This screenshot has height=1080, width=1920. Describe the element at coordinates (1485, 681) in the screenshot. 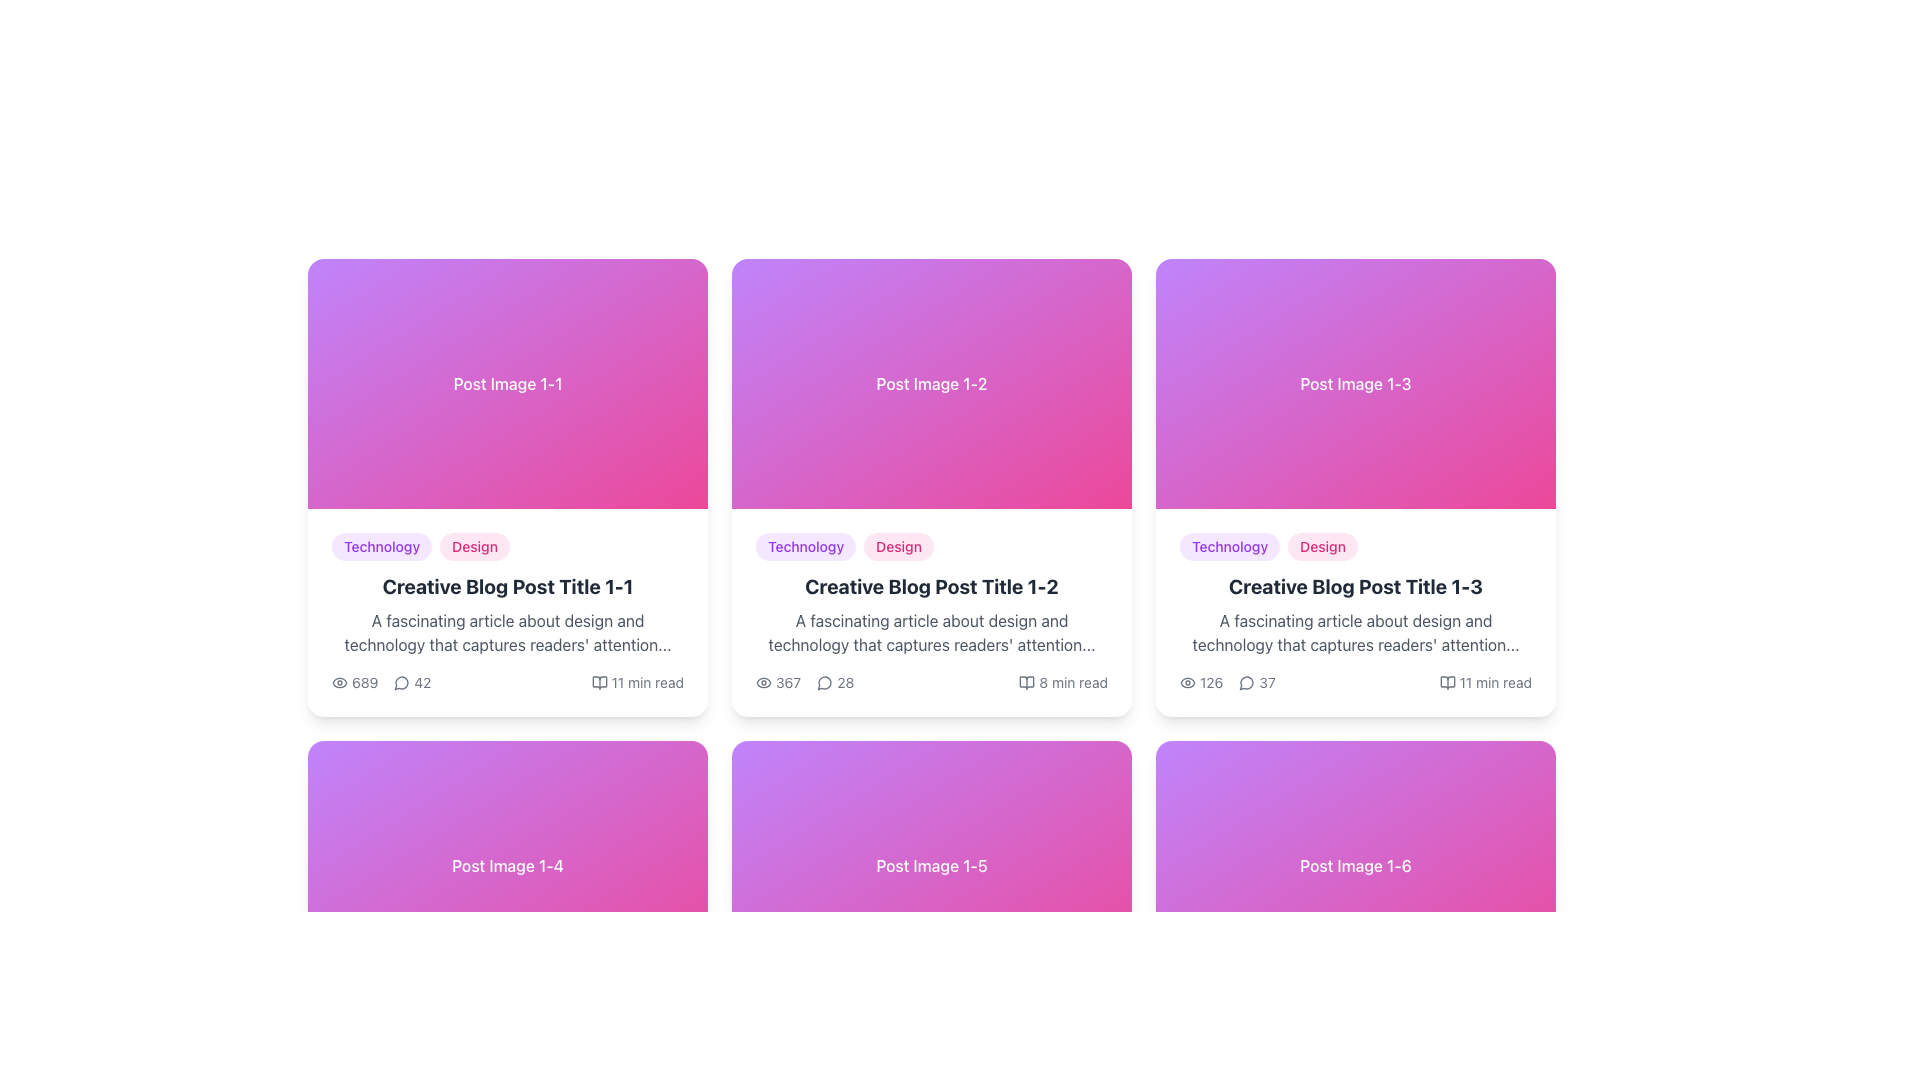

I see `the decorative text element that displays '11 min read' with an open book icon, located at the bottom right of the blog post card labeled 'Creative Blog Post Title 1-3'` at that location.